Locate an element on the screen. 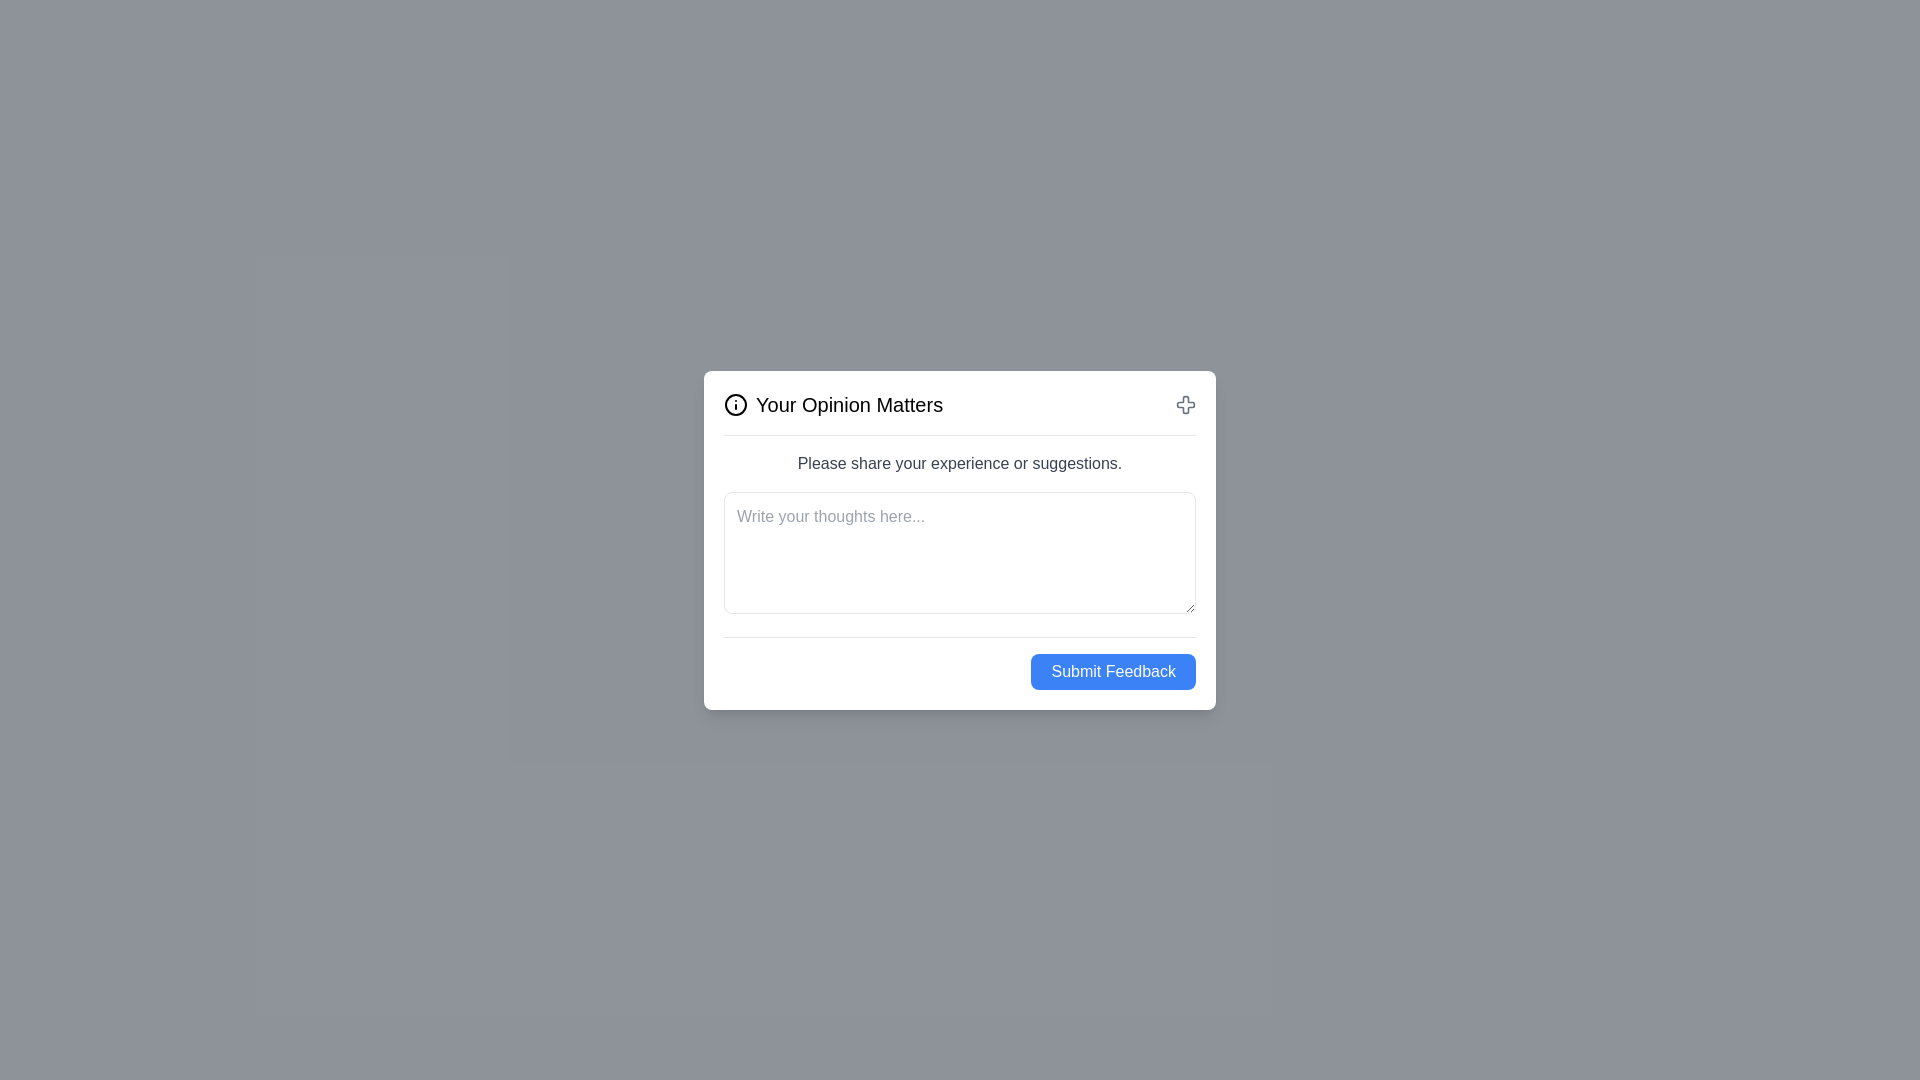 The image size is (1920, 1080). close button at the top-right corner of the dialog to close it is located at coordinates (1185, 404).